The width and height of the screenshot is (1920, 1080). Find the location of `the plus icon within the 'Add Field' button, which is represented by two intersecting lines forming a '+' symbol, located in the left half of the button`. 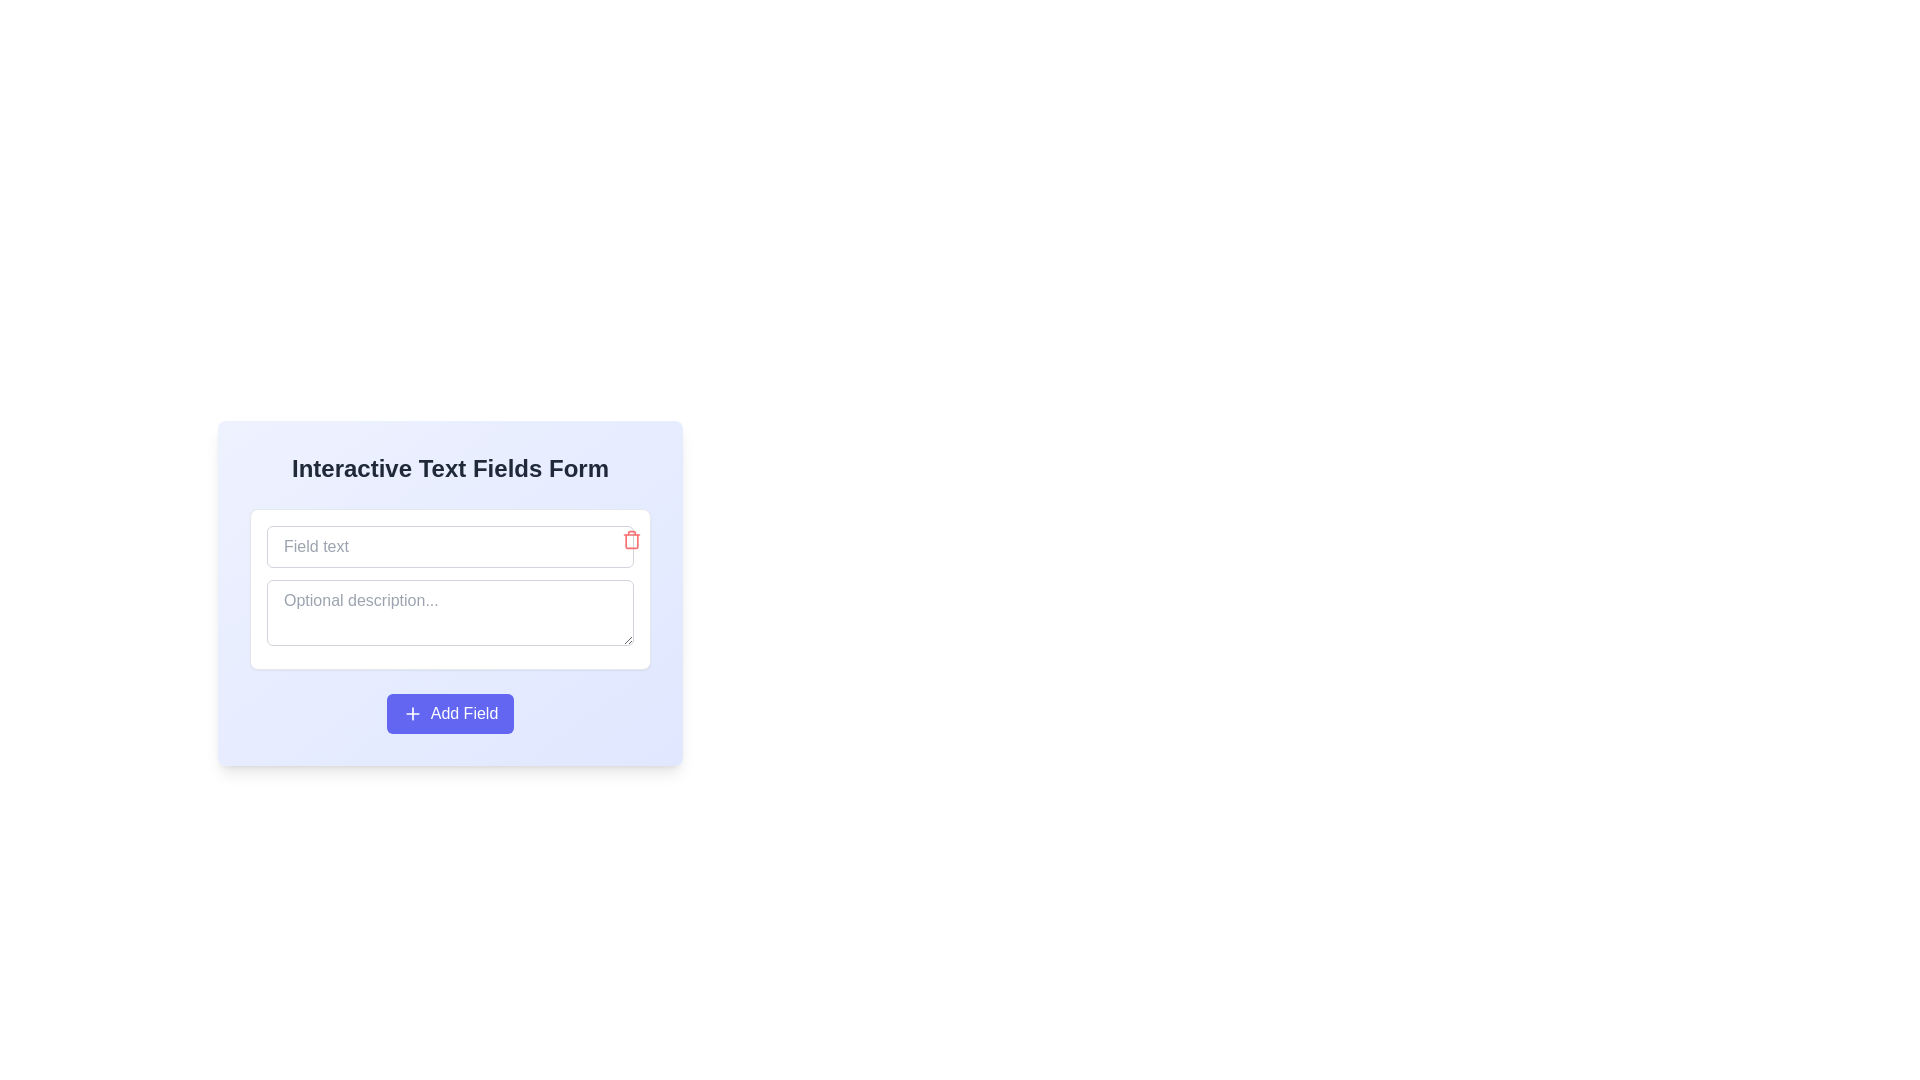

the plus icon within the 'Add Field' button, which is represented by two intersecting lines forming a '+' symbol, located in the left half of the button is located at coordinates (411, 712).